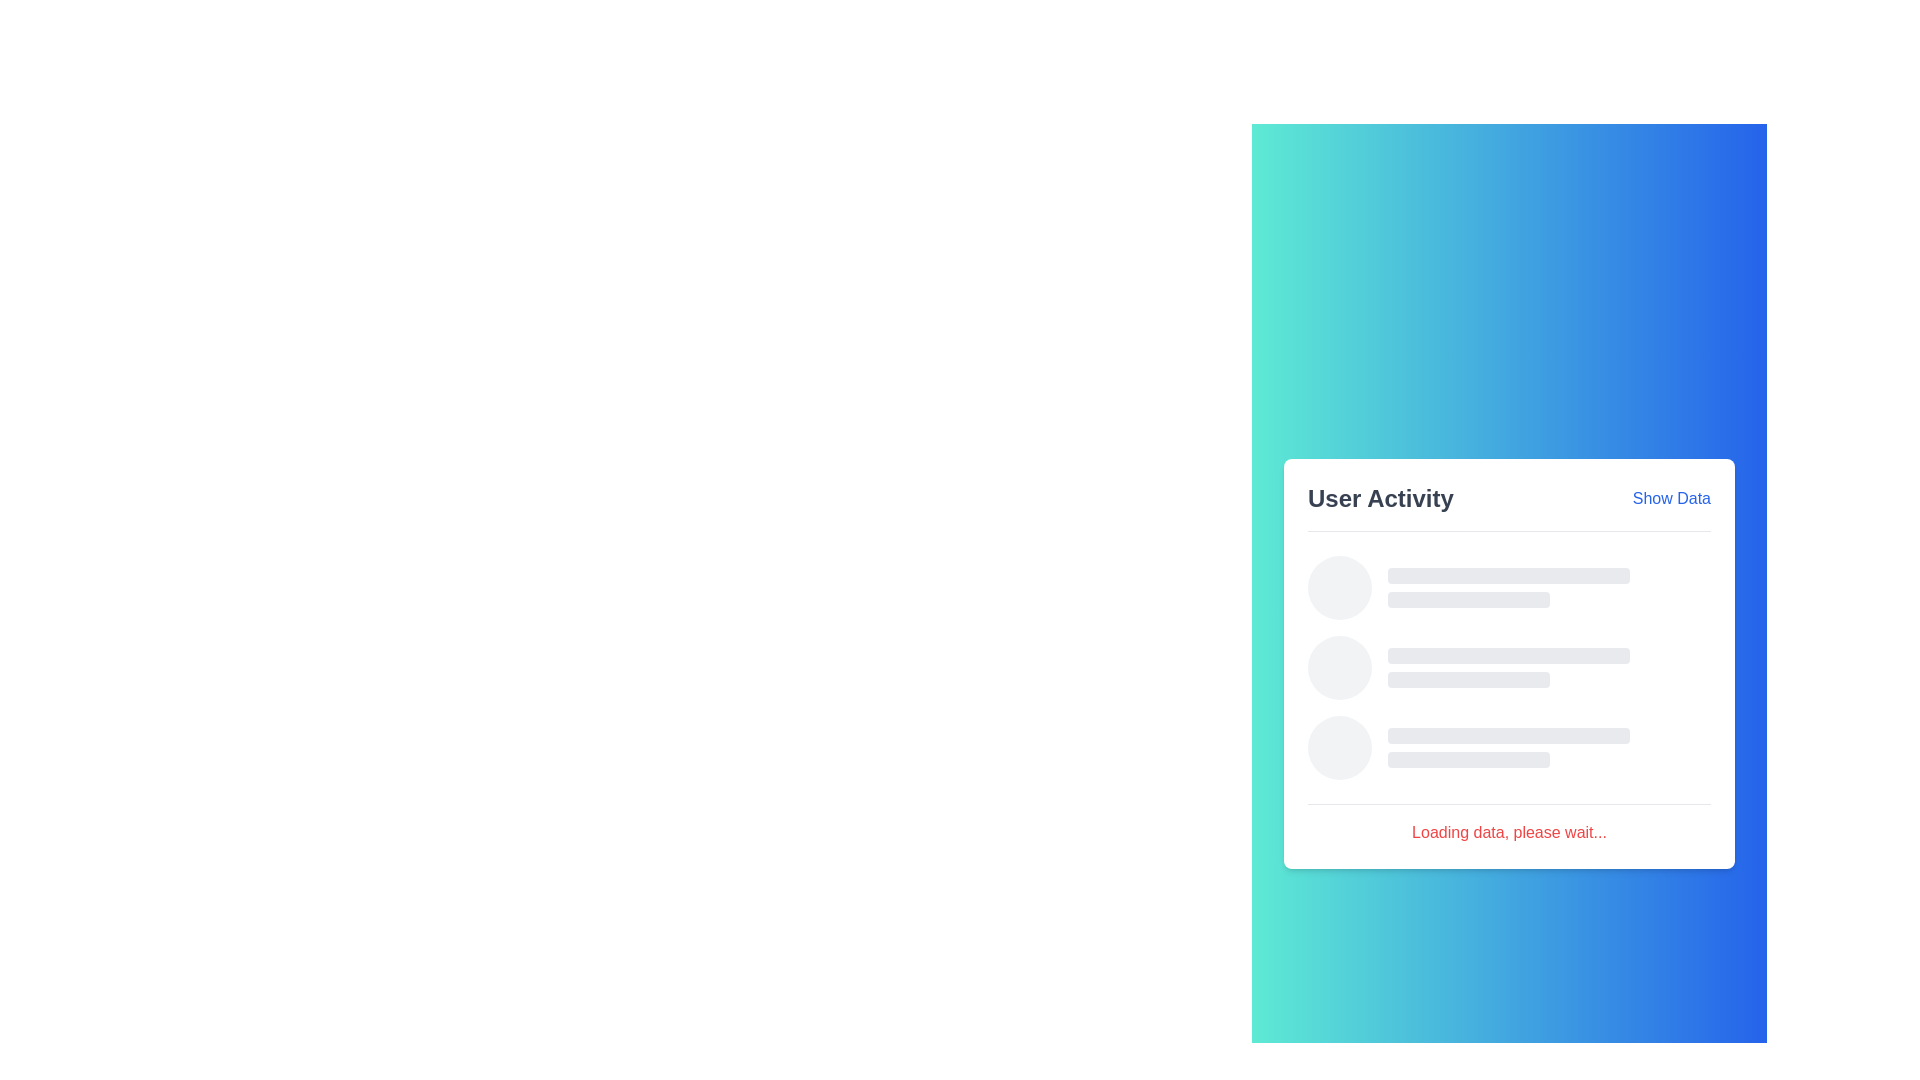 This screenshot has height=1080, width=1920. Describe the element at coordinates (1509, 833) in the screenshot. I see `the static text label that reads 'Loading data, please wait...' styled in red, positioned at the bottom of the user activity section` at that location.